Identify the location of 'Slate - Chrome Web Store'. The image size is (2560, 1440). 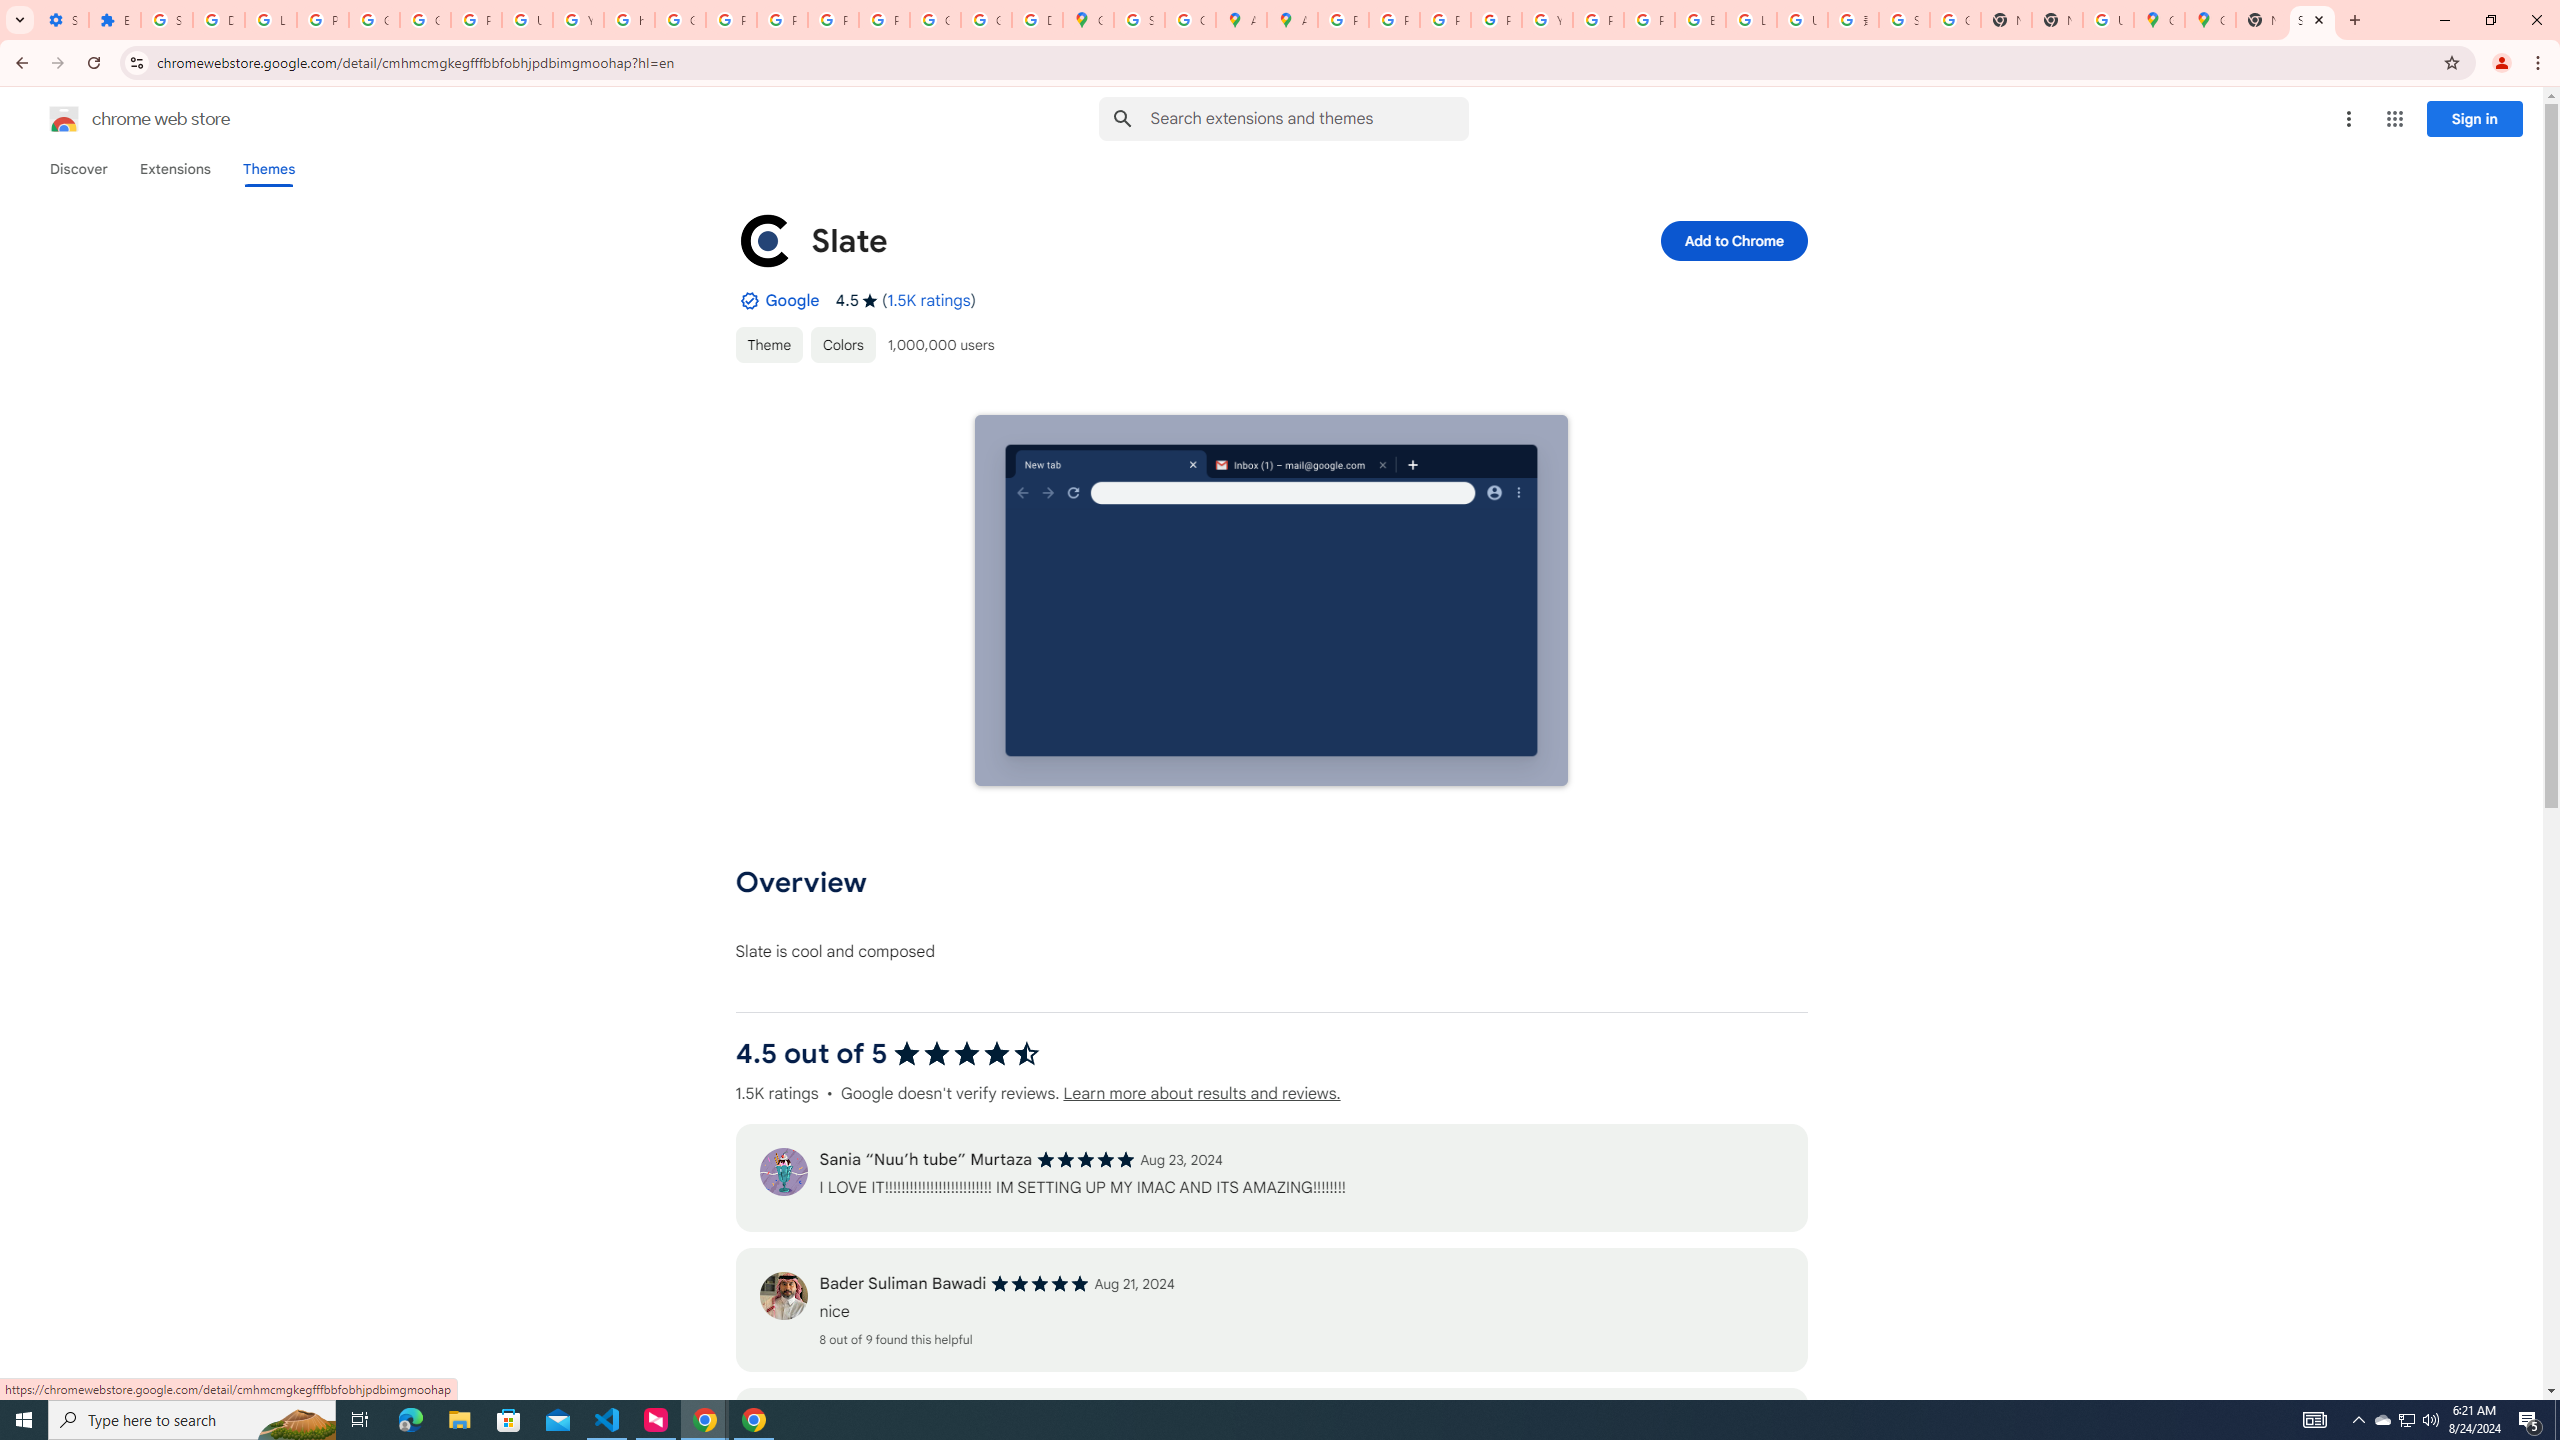
(2311, 19).